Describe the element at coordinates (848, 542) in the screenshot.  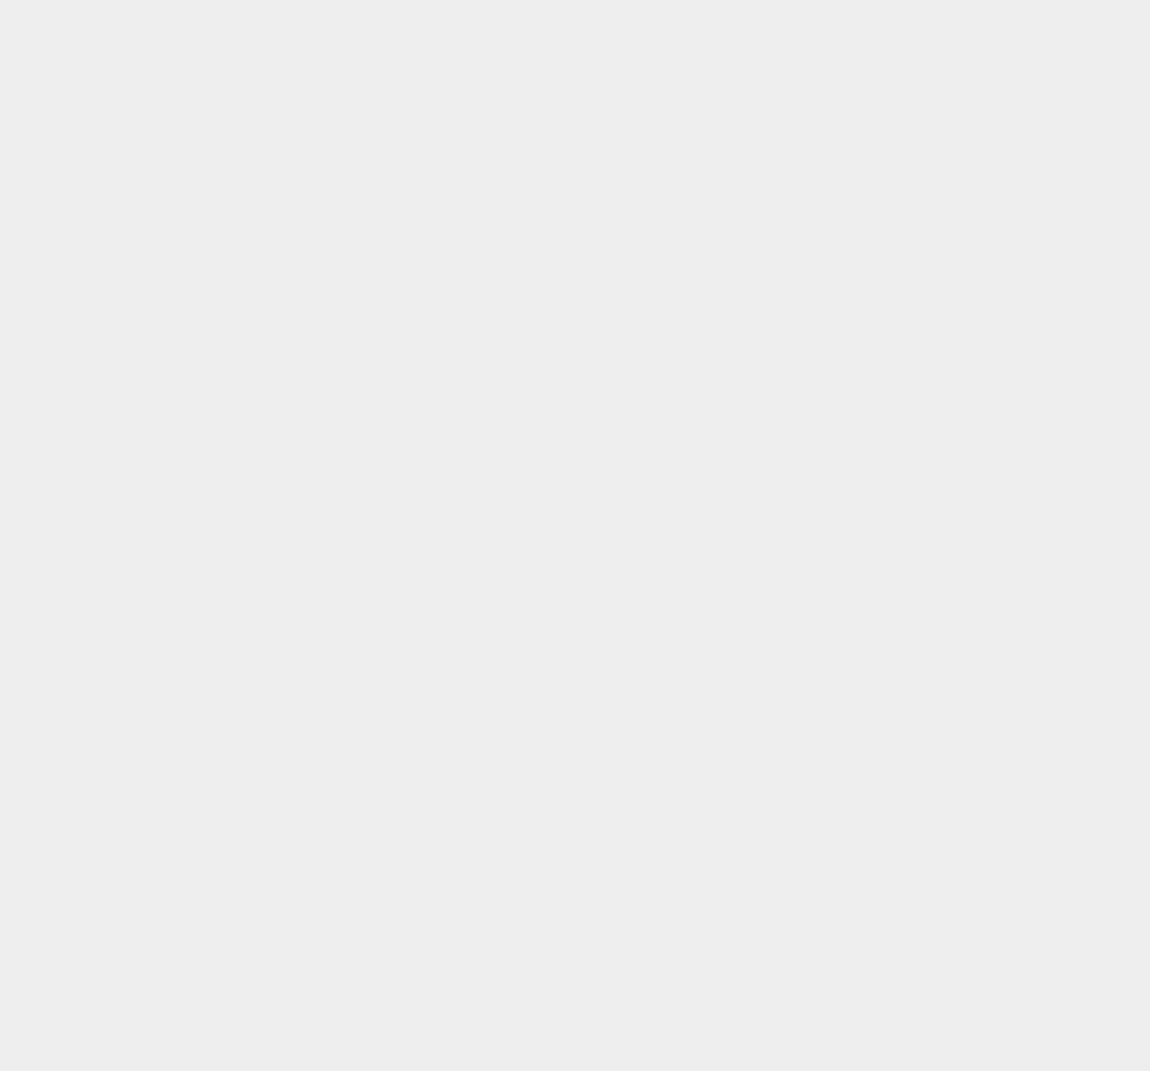
I see `'iPhone 3GS'` at that location.